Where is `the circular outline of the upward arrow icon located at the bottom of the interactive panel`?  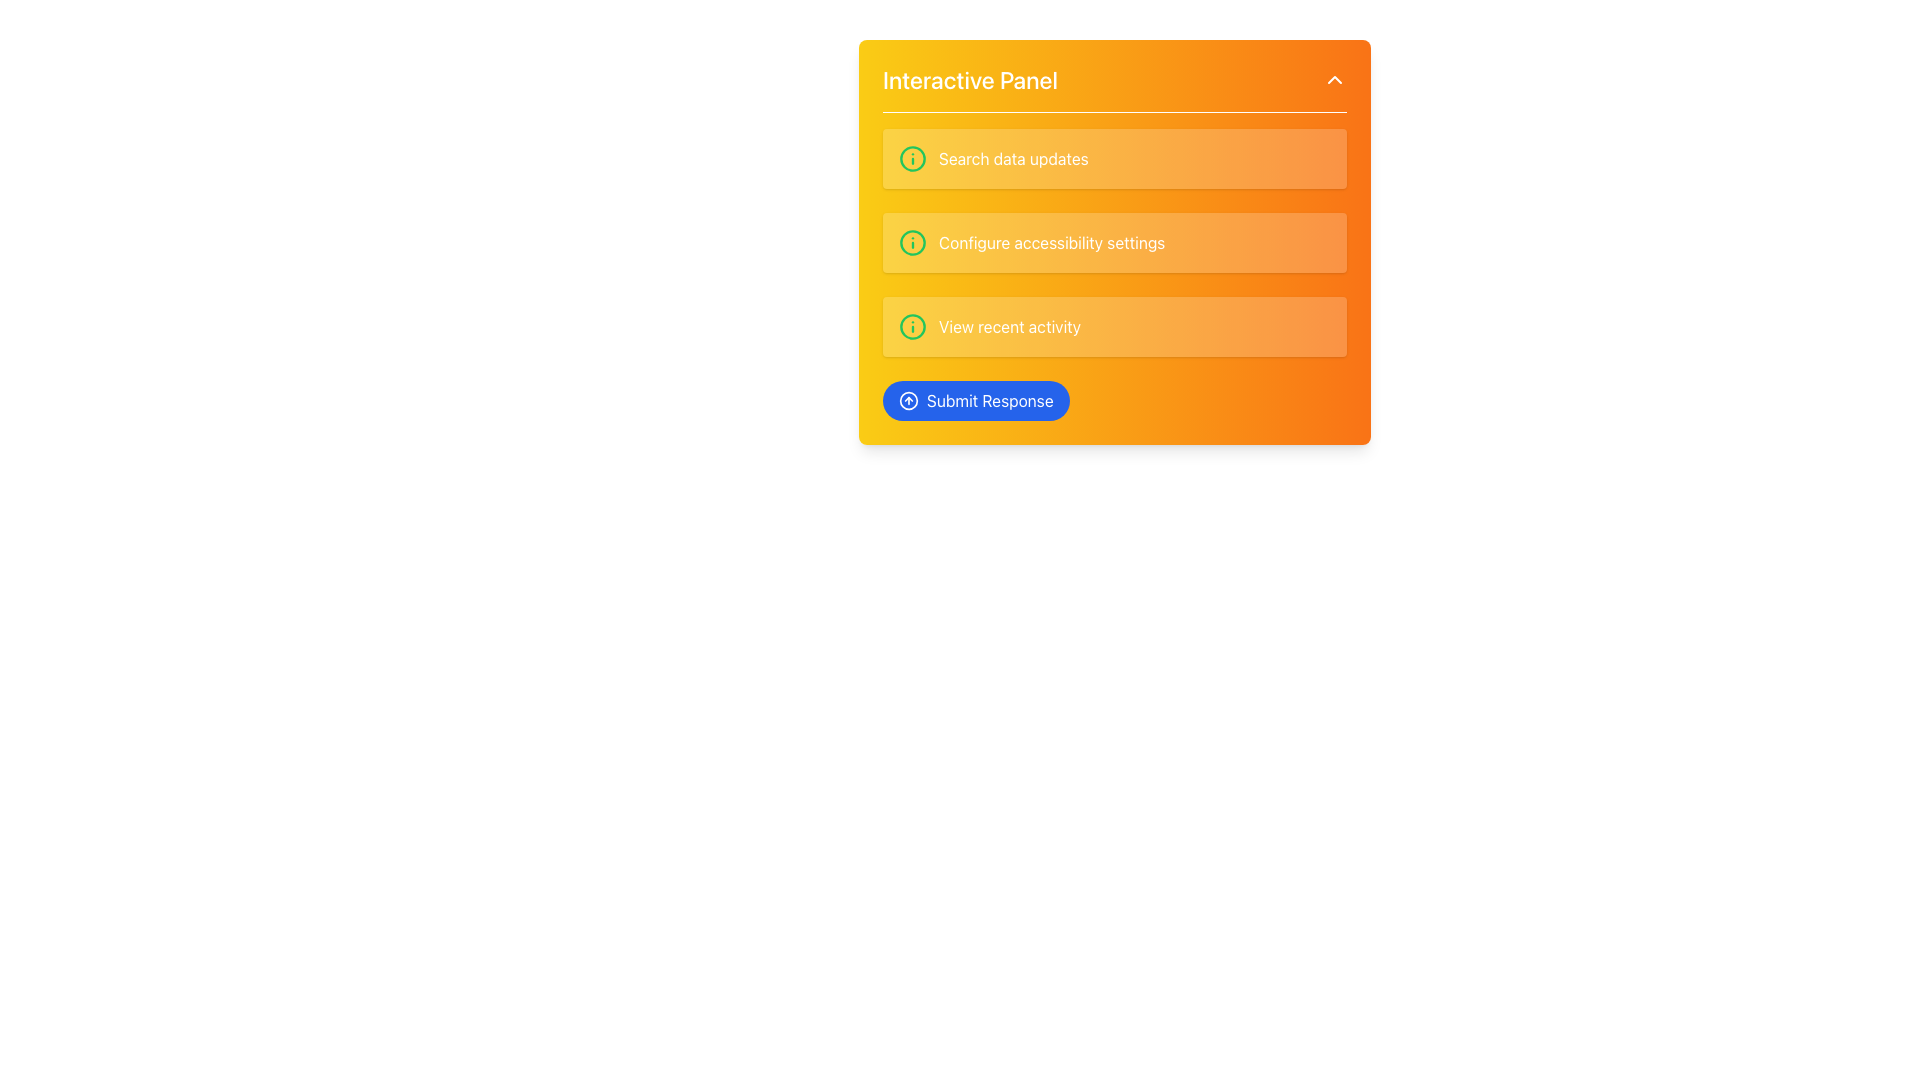
the circular outline of the upward arrow icon located at the bottom of the interactive panel is located at coordinates (907, 401).